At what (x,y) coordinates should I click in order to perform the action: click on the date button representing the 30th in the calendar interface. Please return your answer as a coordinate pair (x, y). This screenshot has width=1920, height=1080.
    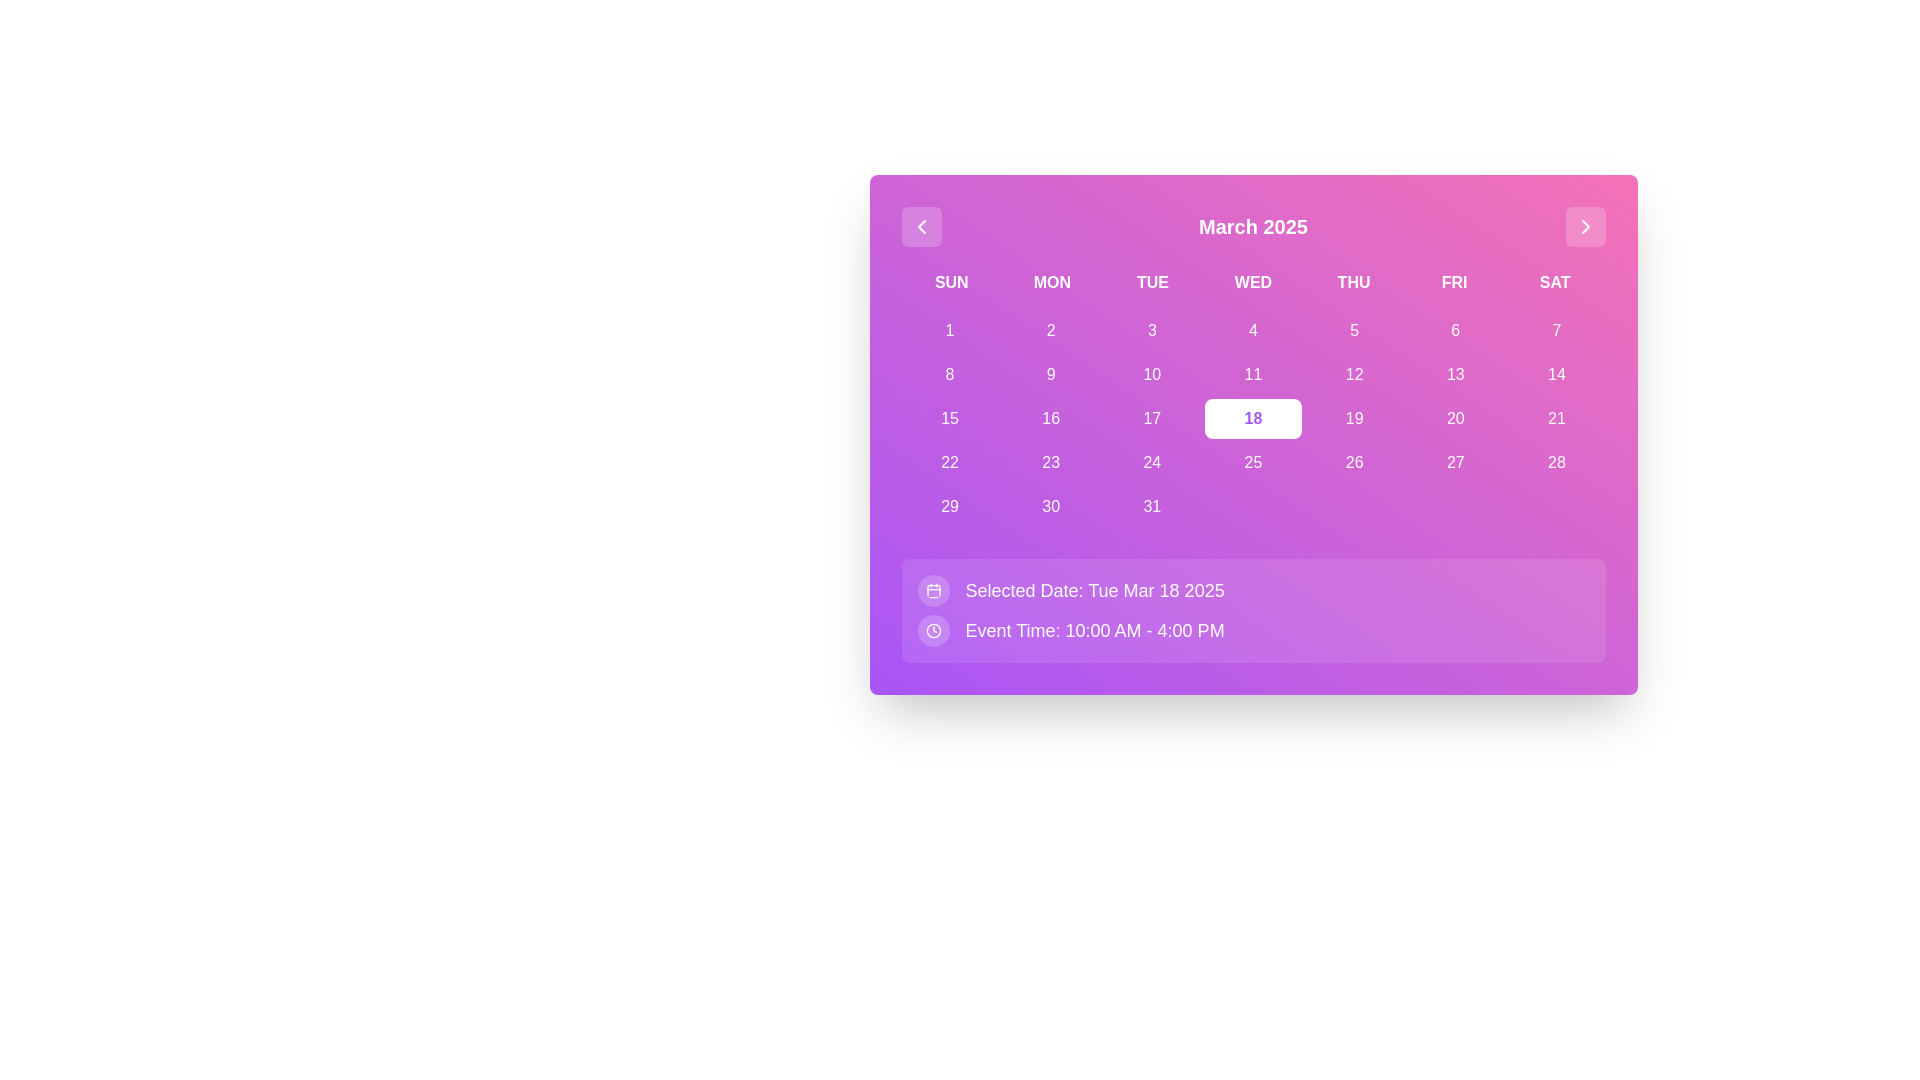
    Looking at the image, I should click on (1050, 505).